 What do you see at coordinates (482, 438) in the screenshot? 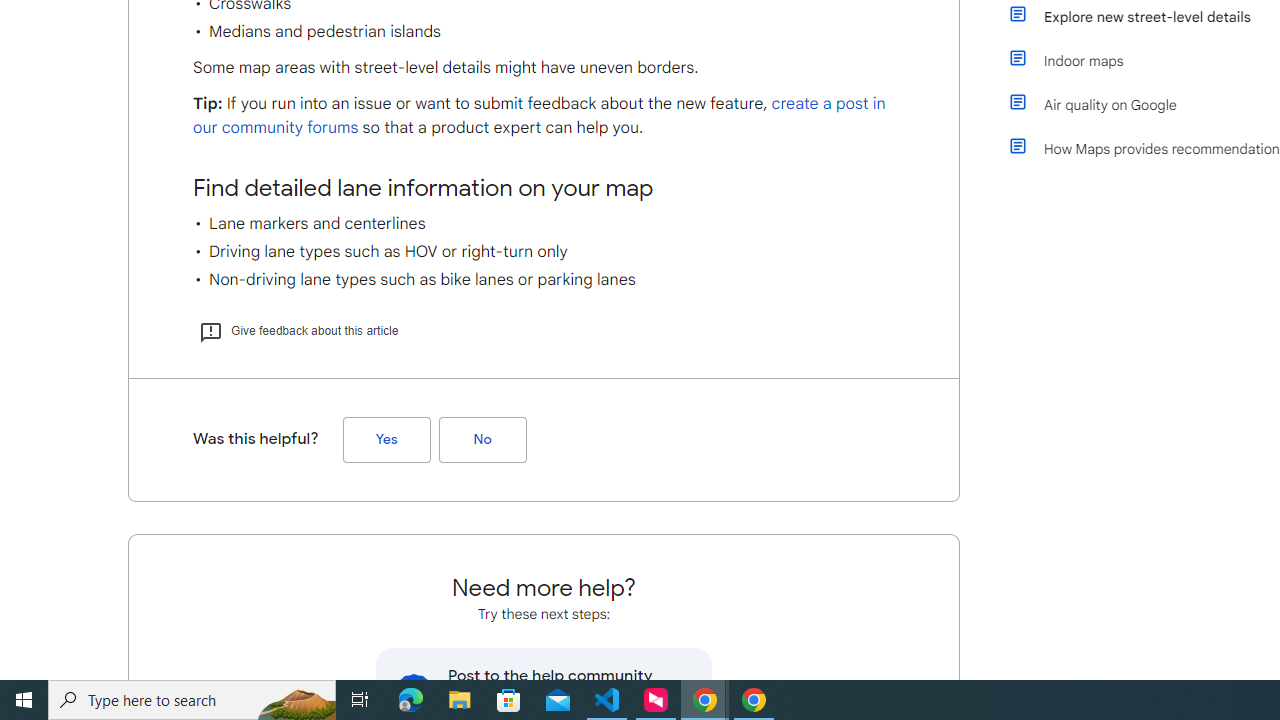
I see `'No (Was this helpful?)'` at bounding box center [482, 438].